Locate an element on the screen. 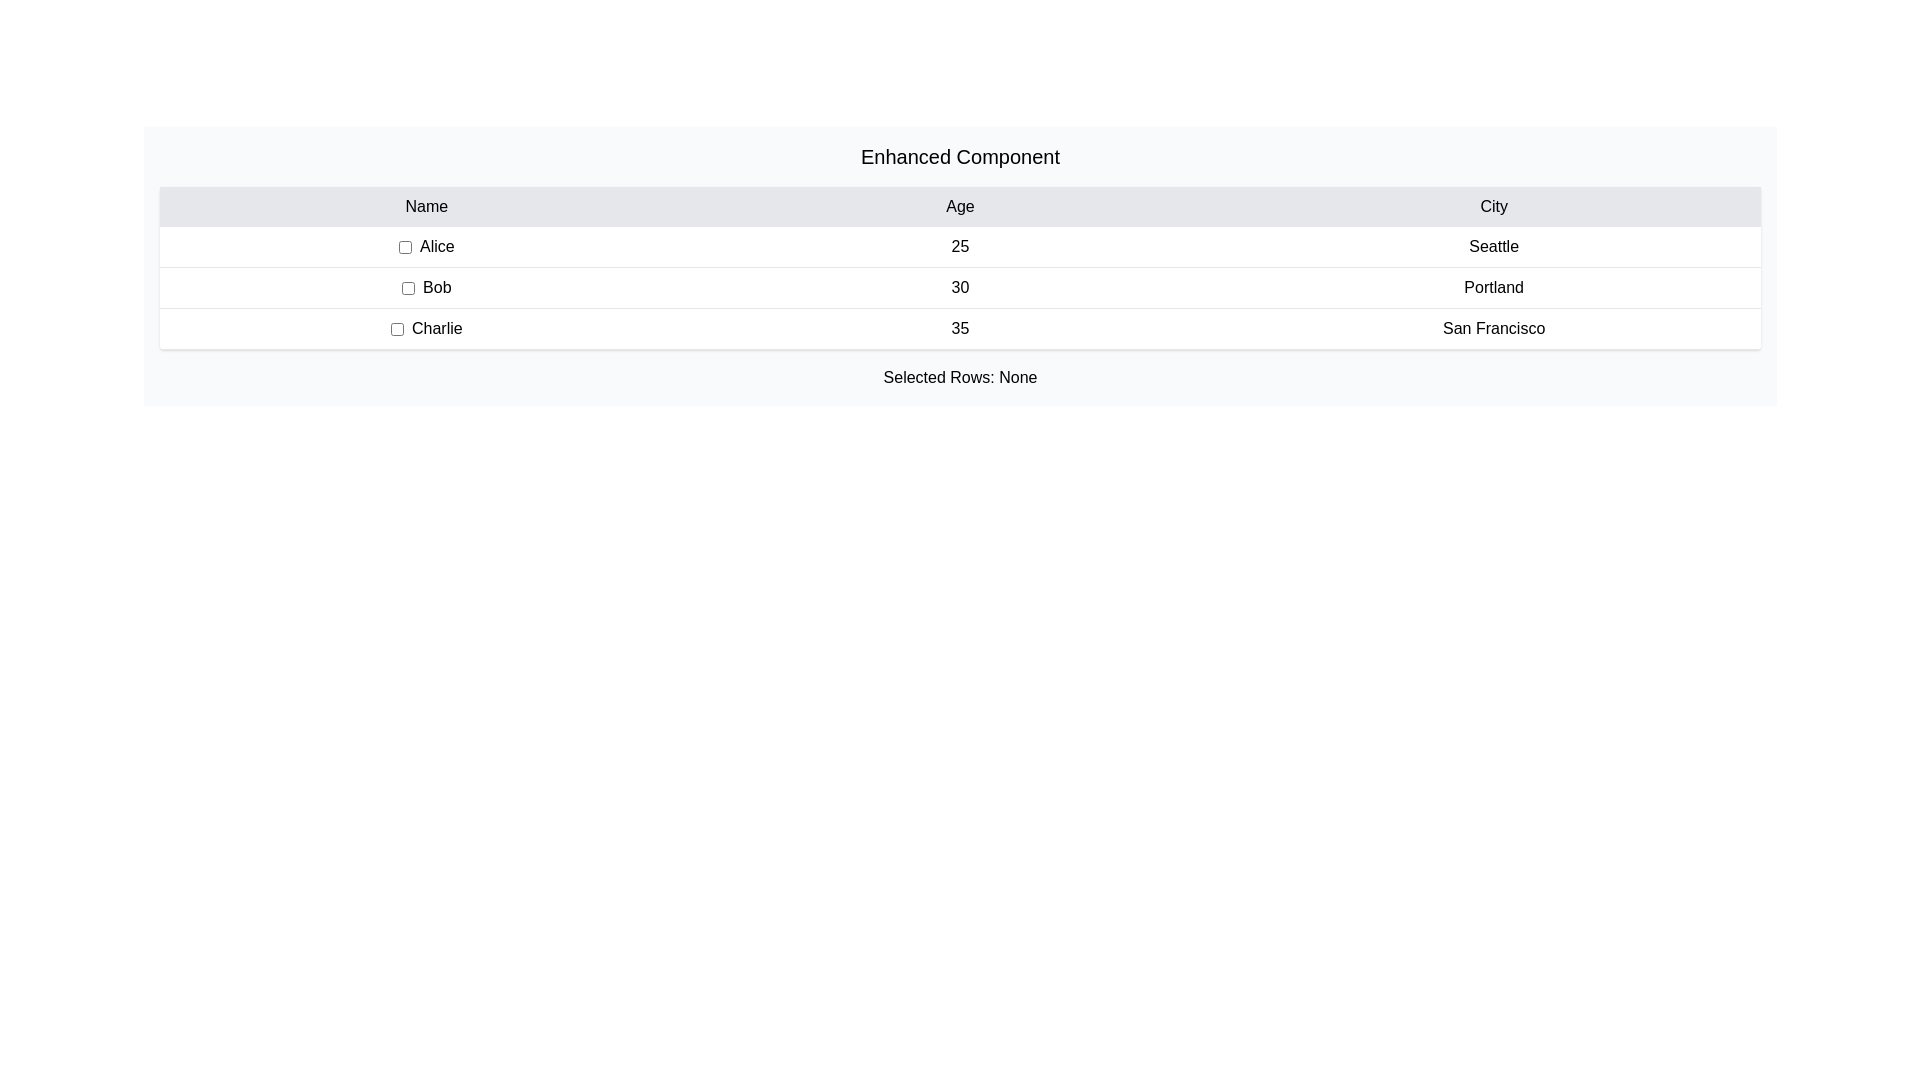  the text label displaying the age of 'Bob' located in the second row of the table under the 'Age' column is located at coordinates (960, 288).